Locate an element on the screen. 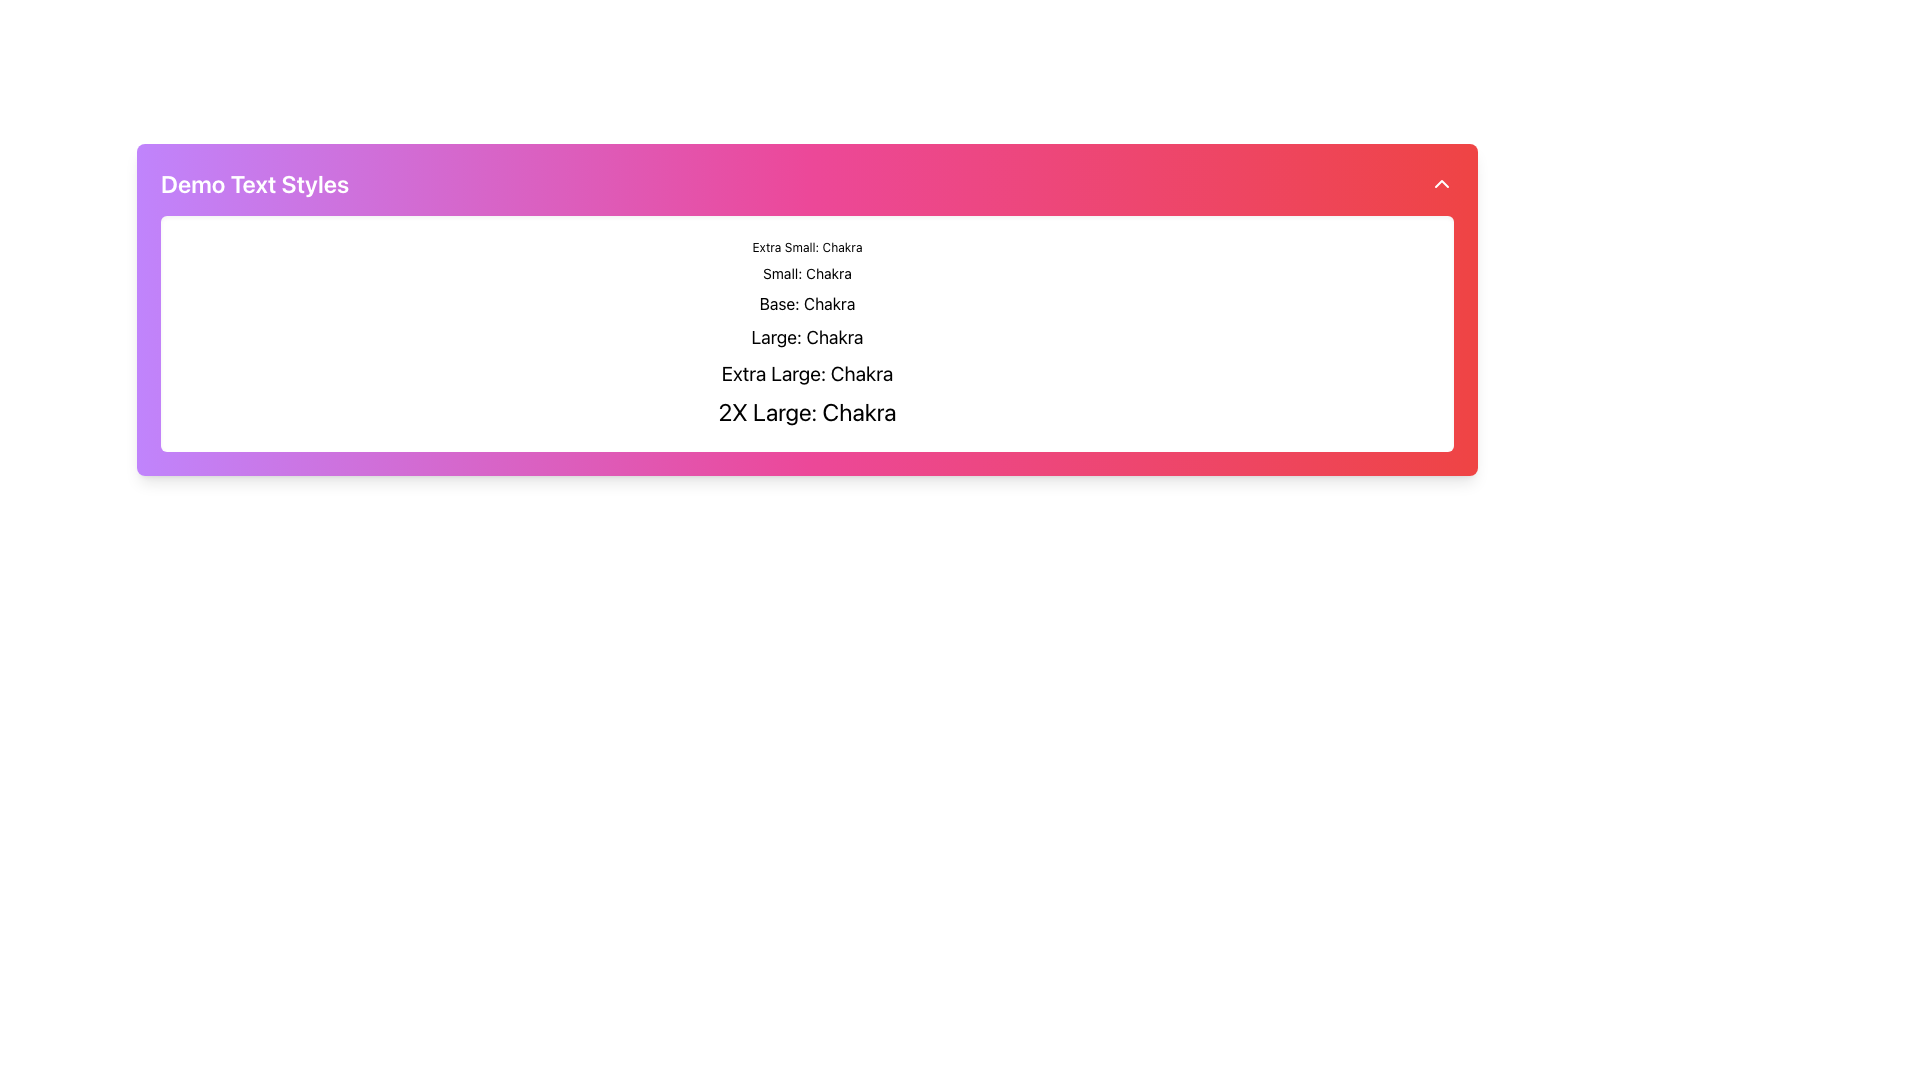 This screenshot has height=1080, width=1920. the Title bar with interactive control is located at coordinates (807, 184).